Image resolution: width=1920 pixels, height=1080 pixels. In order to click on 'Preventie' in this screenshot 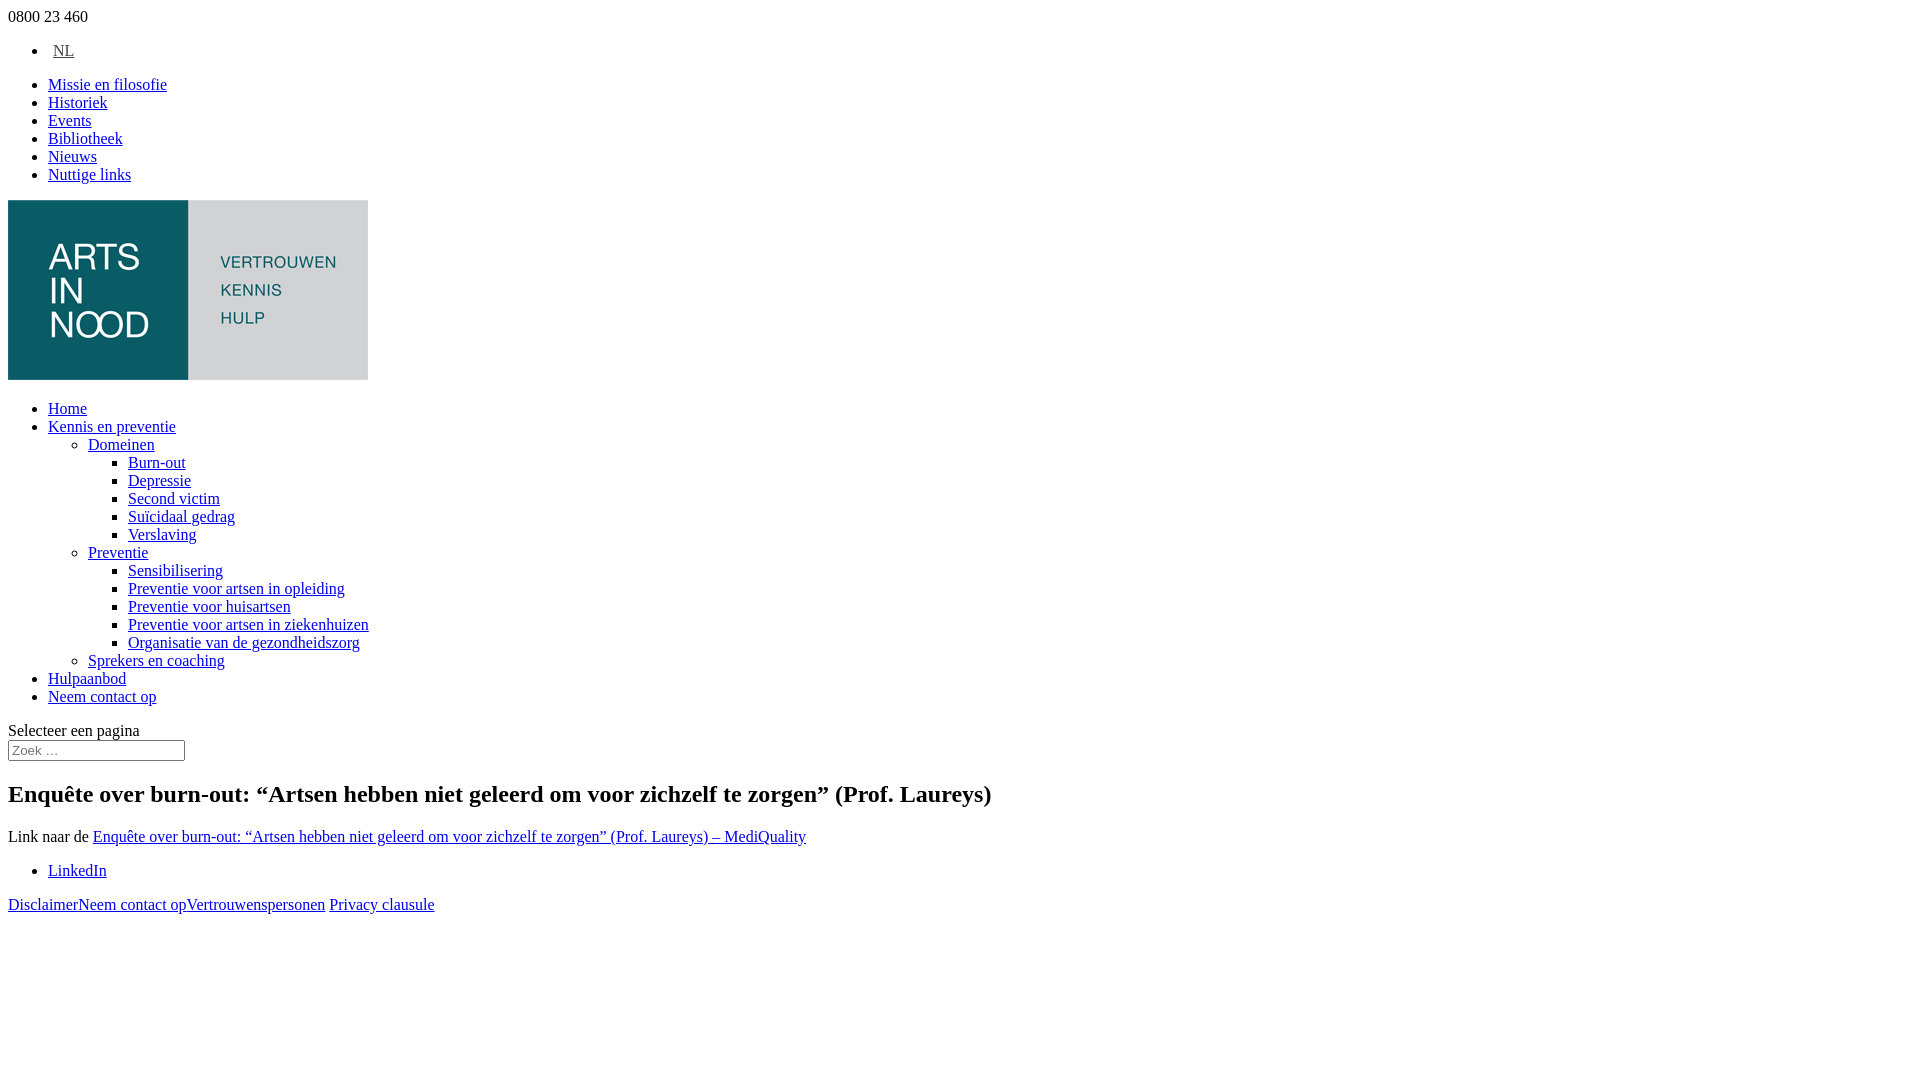, I will do `click(86, 552)`.